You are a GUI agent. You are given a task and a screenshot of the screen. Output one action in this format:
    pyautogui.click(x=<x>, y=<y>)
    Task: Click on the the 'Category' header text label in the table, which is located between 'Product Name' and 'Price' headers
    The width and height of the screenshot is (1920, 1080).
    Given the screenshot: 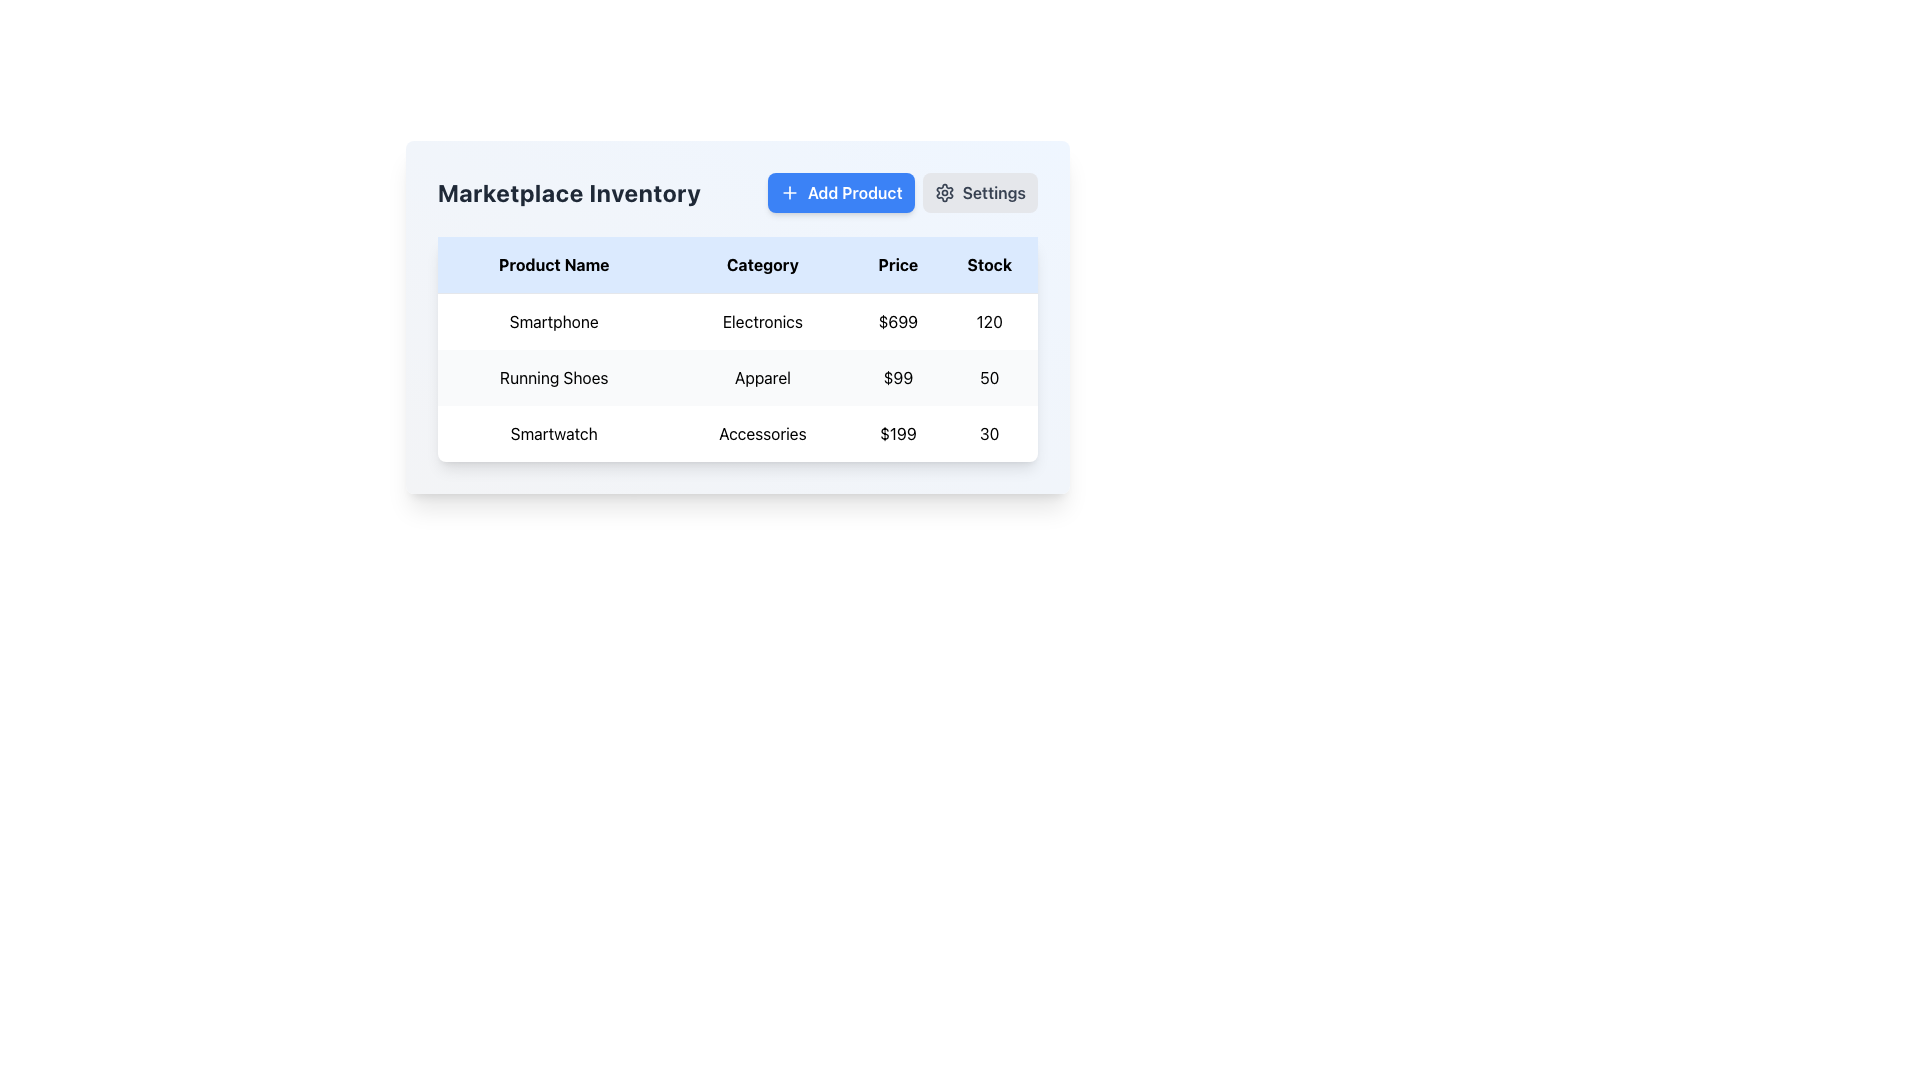 What is the action you would take?
    pyautogui.click(x=761, y=264)
    